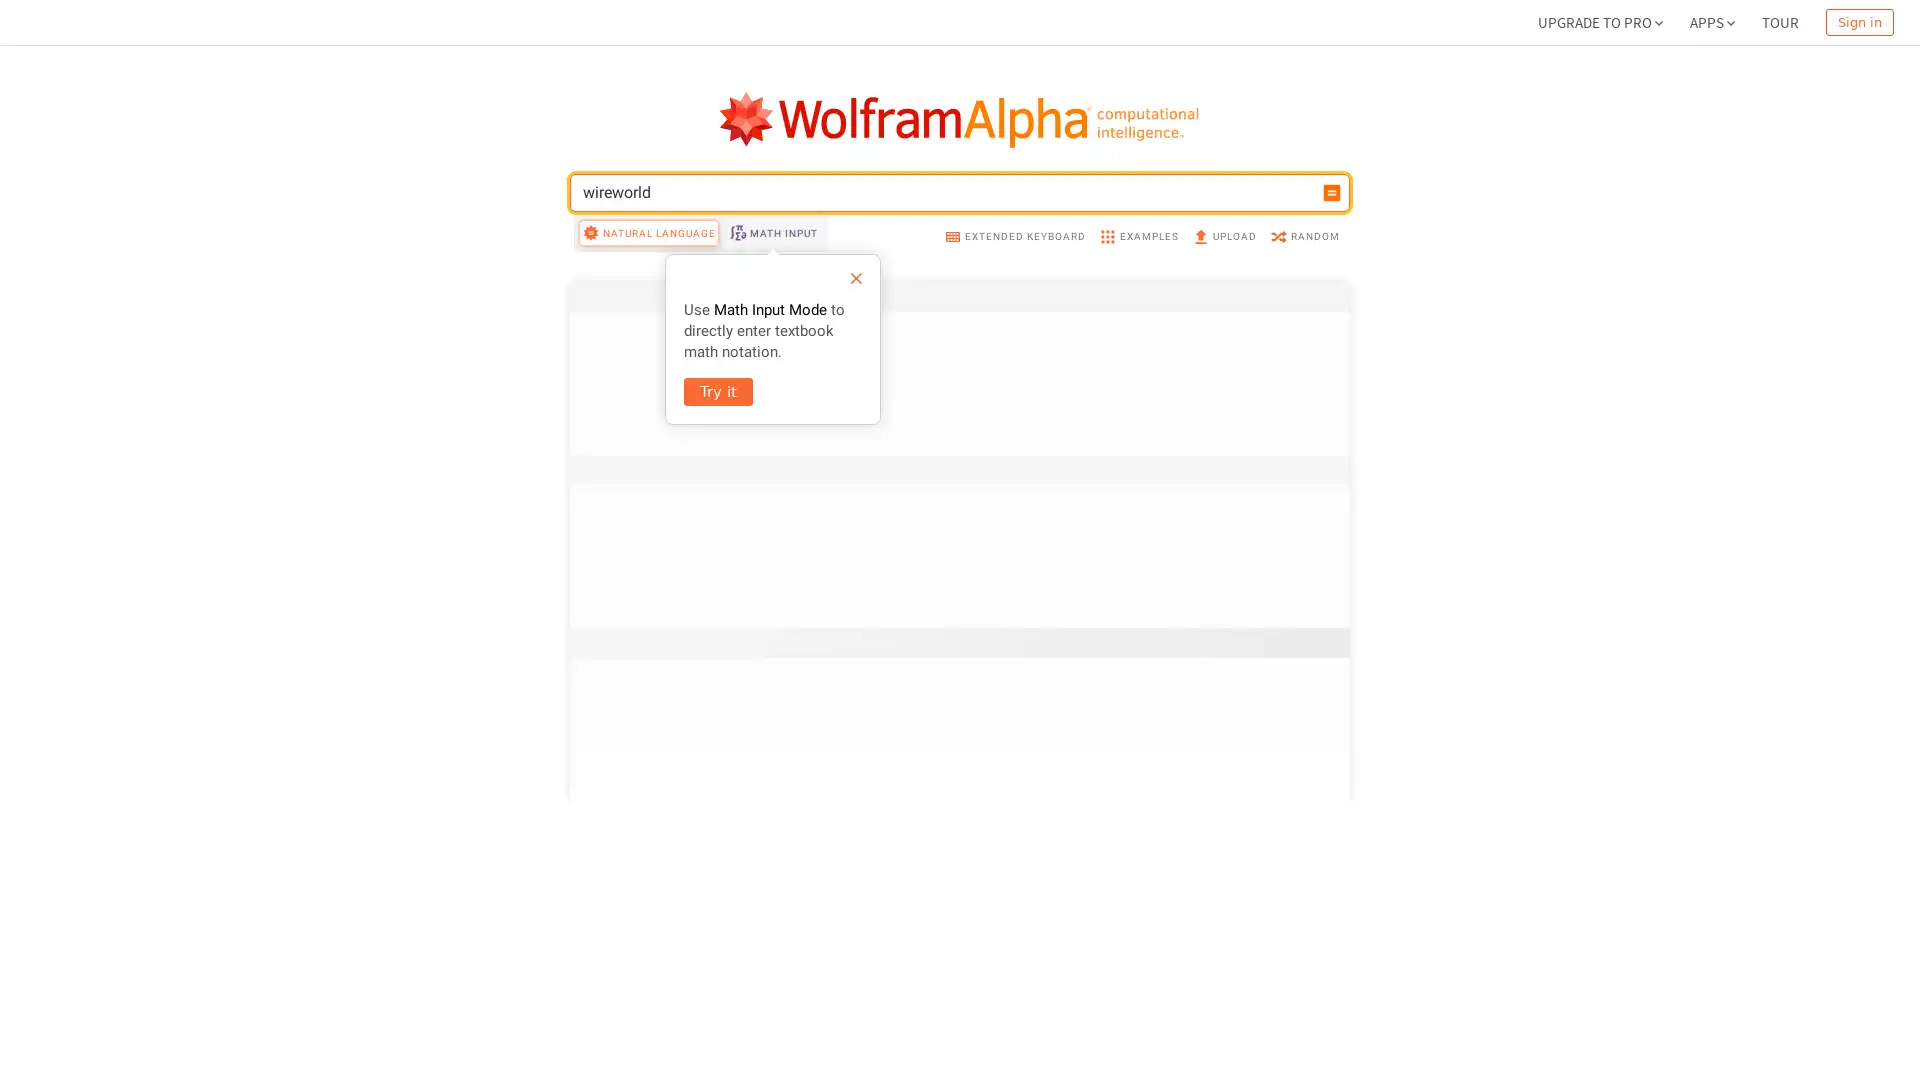  Describe the element at coordinates (1014, 405) in the screenshot. I see `EXTENDED KEYBOARD` at that location.